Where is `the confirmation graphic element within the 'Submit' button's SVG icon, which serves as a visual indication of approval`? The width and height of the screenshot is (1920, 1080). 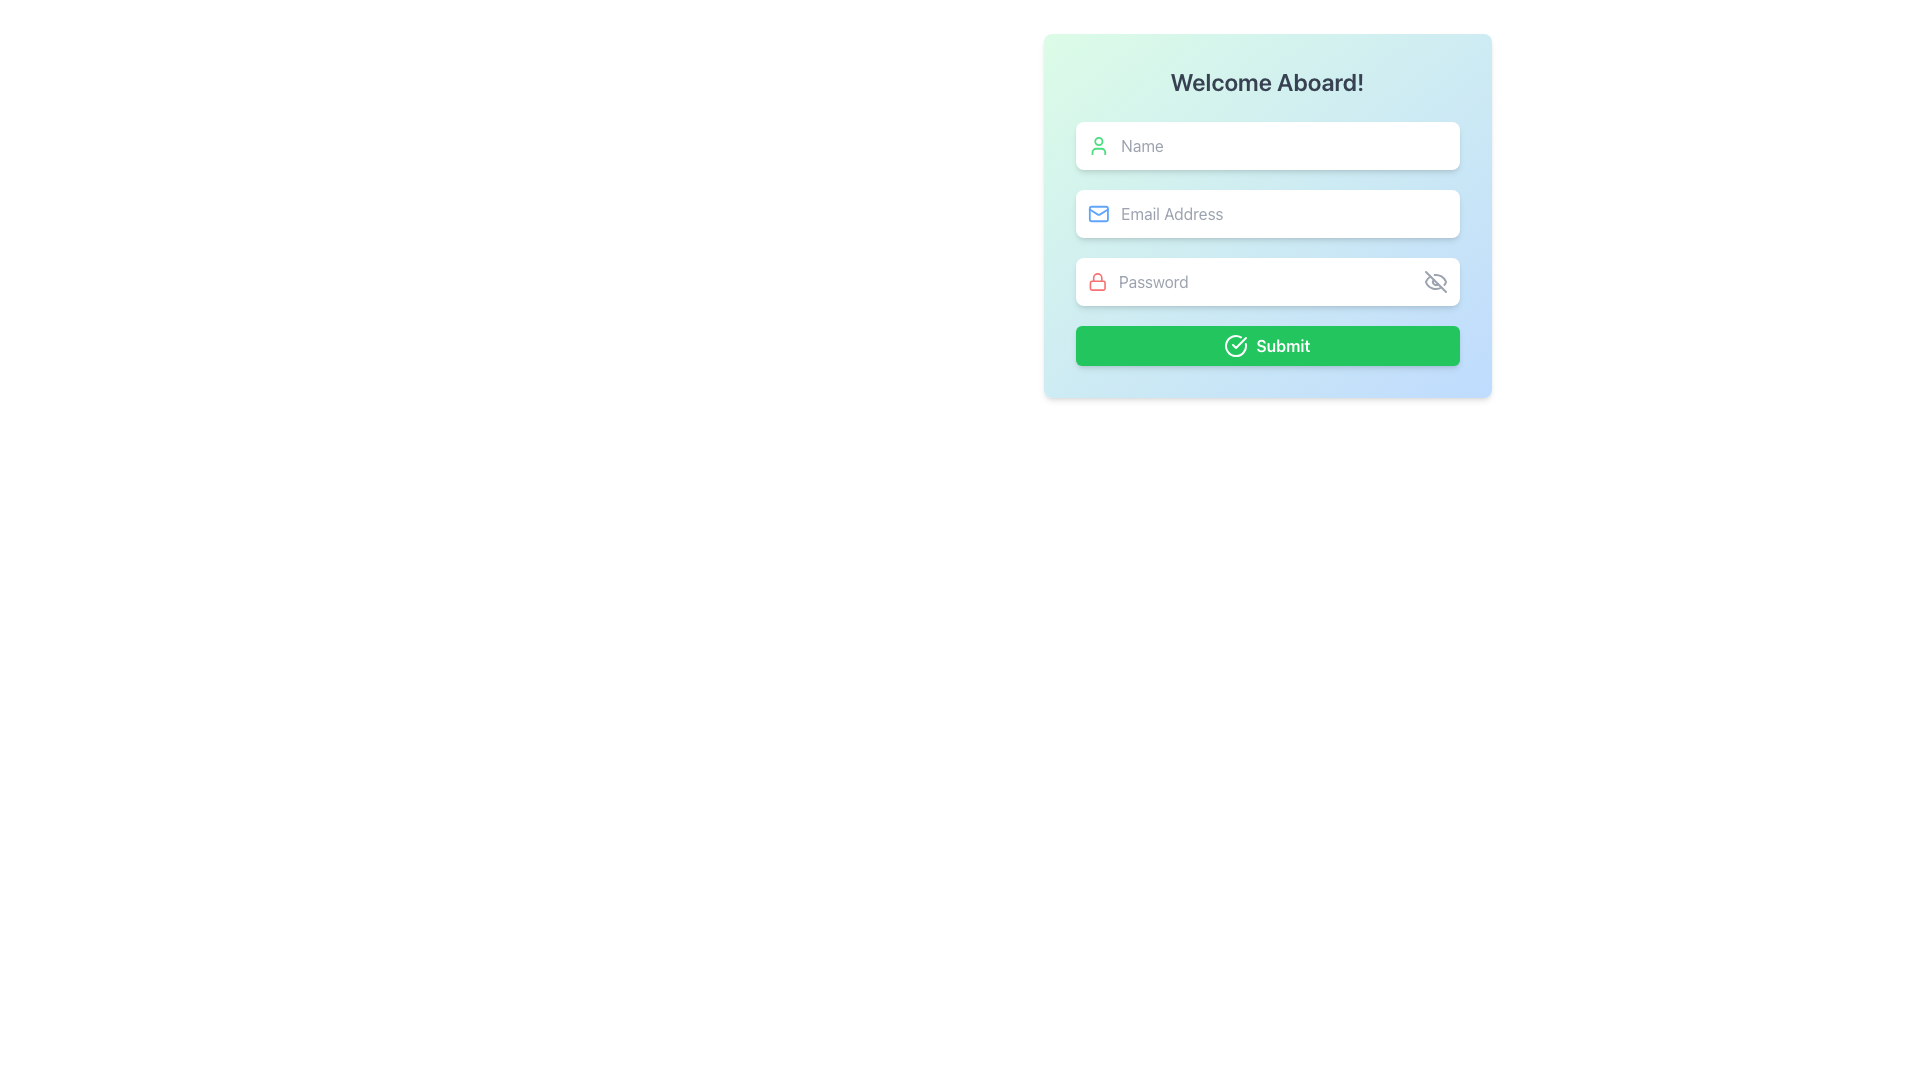
the confirmation graphic element within the 'Submit' button's SVG icon, which serves as a visual indication of approval is located at coordinates (1235, 345).